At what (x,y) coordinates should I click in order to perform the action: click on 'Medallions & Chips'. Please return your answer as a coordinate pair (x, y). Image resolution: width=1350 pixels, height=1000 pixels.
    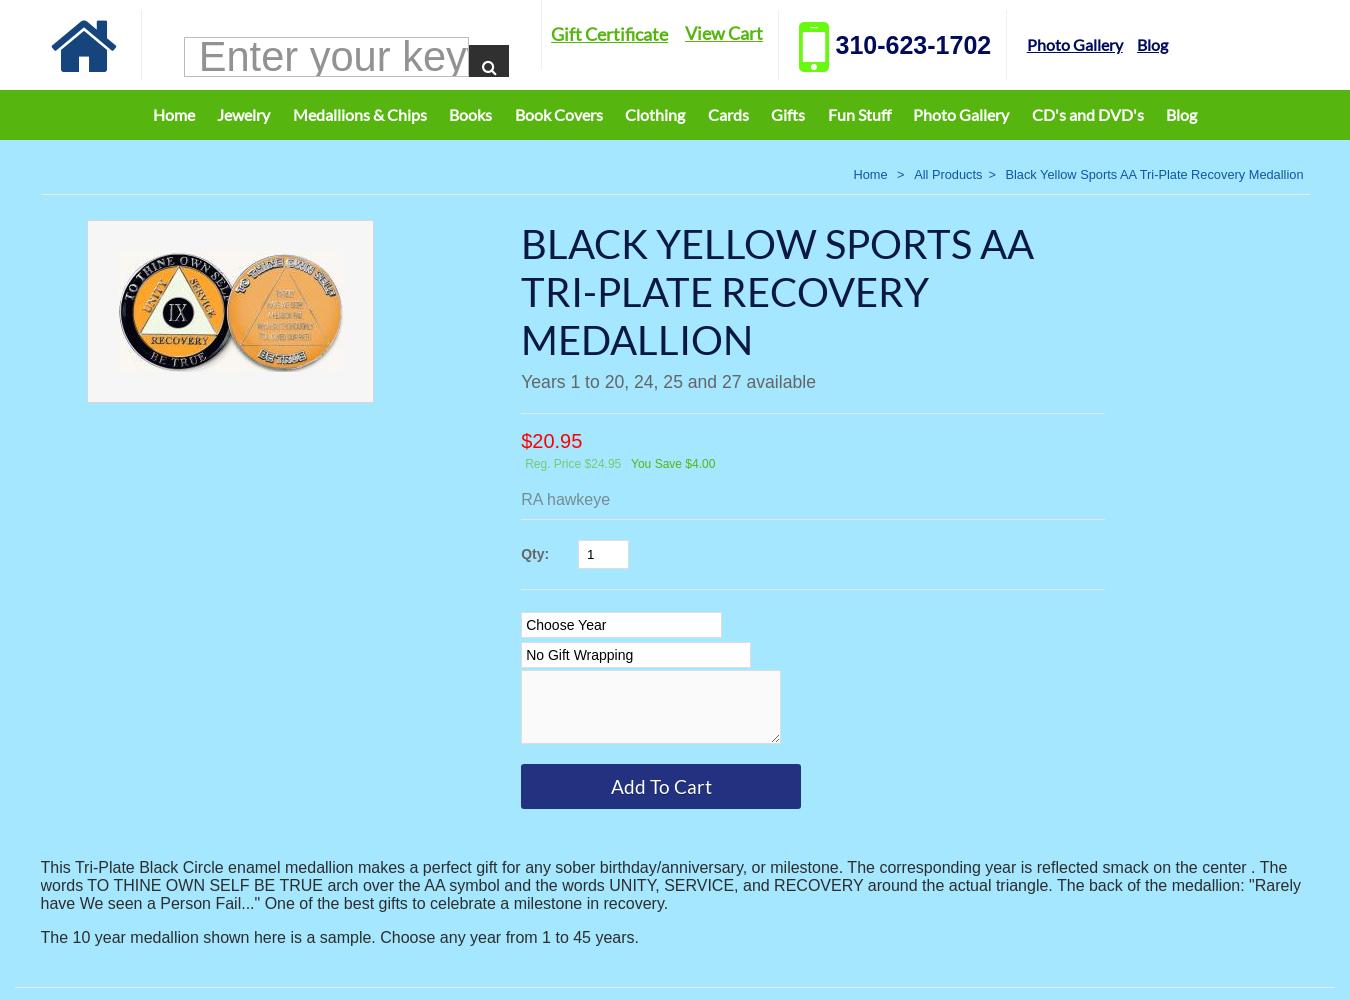
    Looking at the image, I should click on (358, 113).